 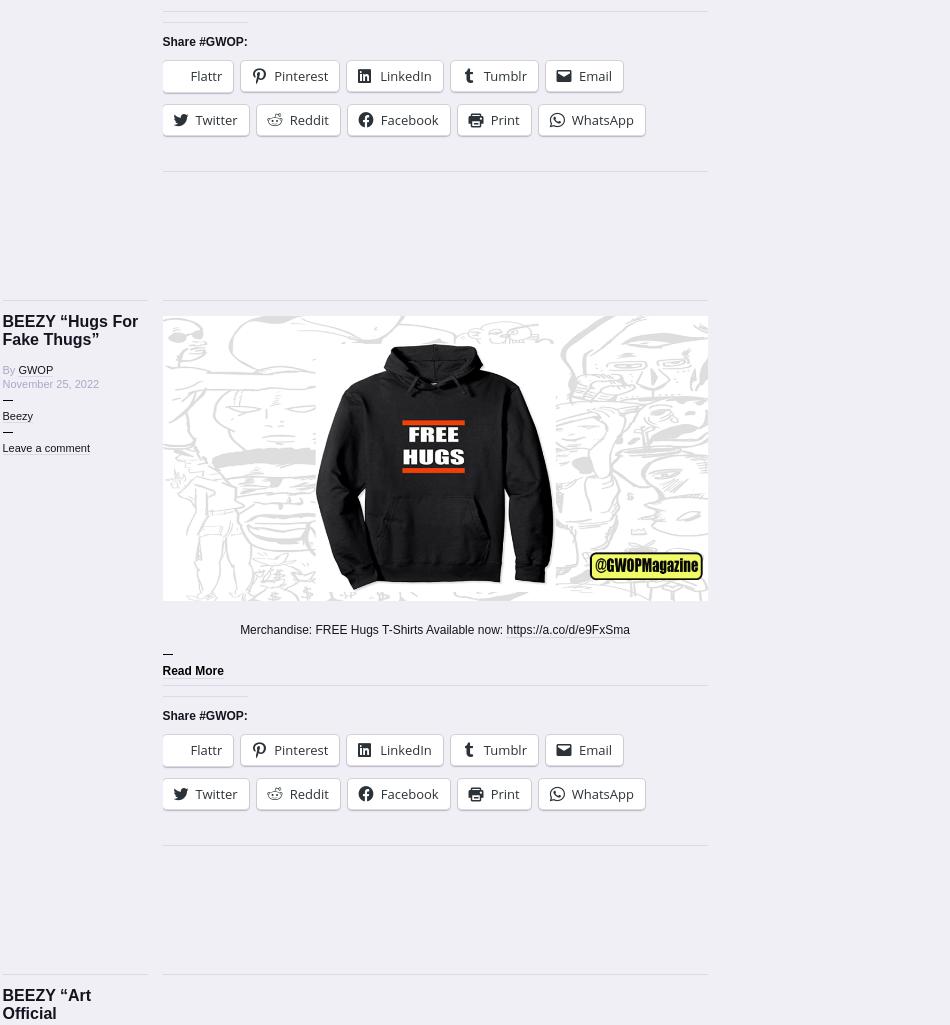 What do you see at coordinates (50, 383) in the screenshot?
I see `'November 25, 2022'` at bounding box center [50, 383].